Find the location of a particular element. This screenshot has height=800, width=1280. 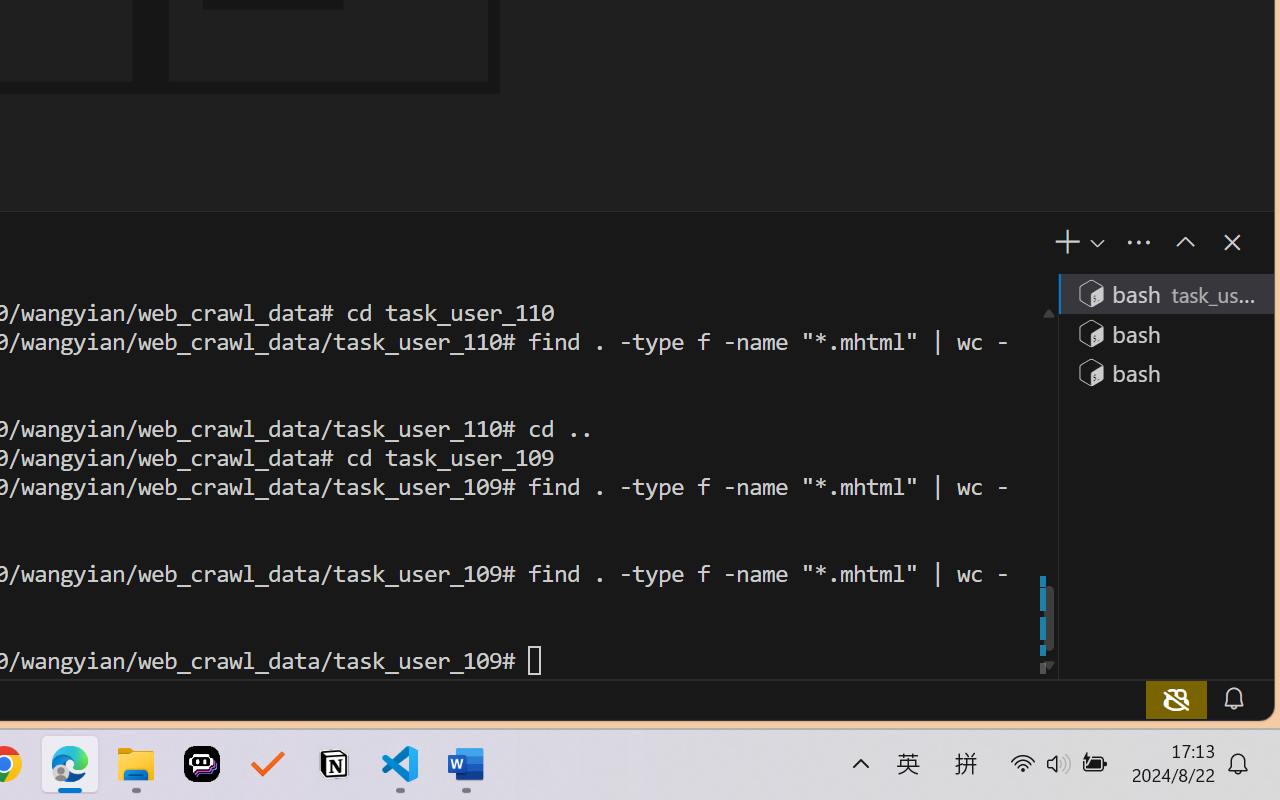

'Maximize Panel Size' is located at coordinates (1184, 241).